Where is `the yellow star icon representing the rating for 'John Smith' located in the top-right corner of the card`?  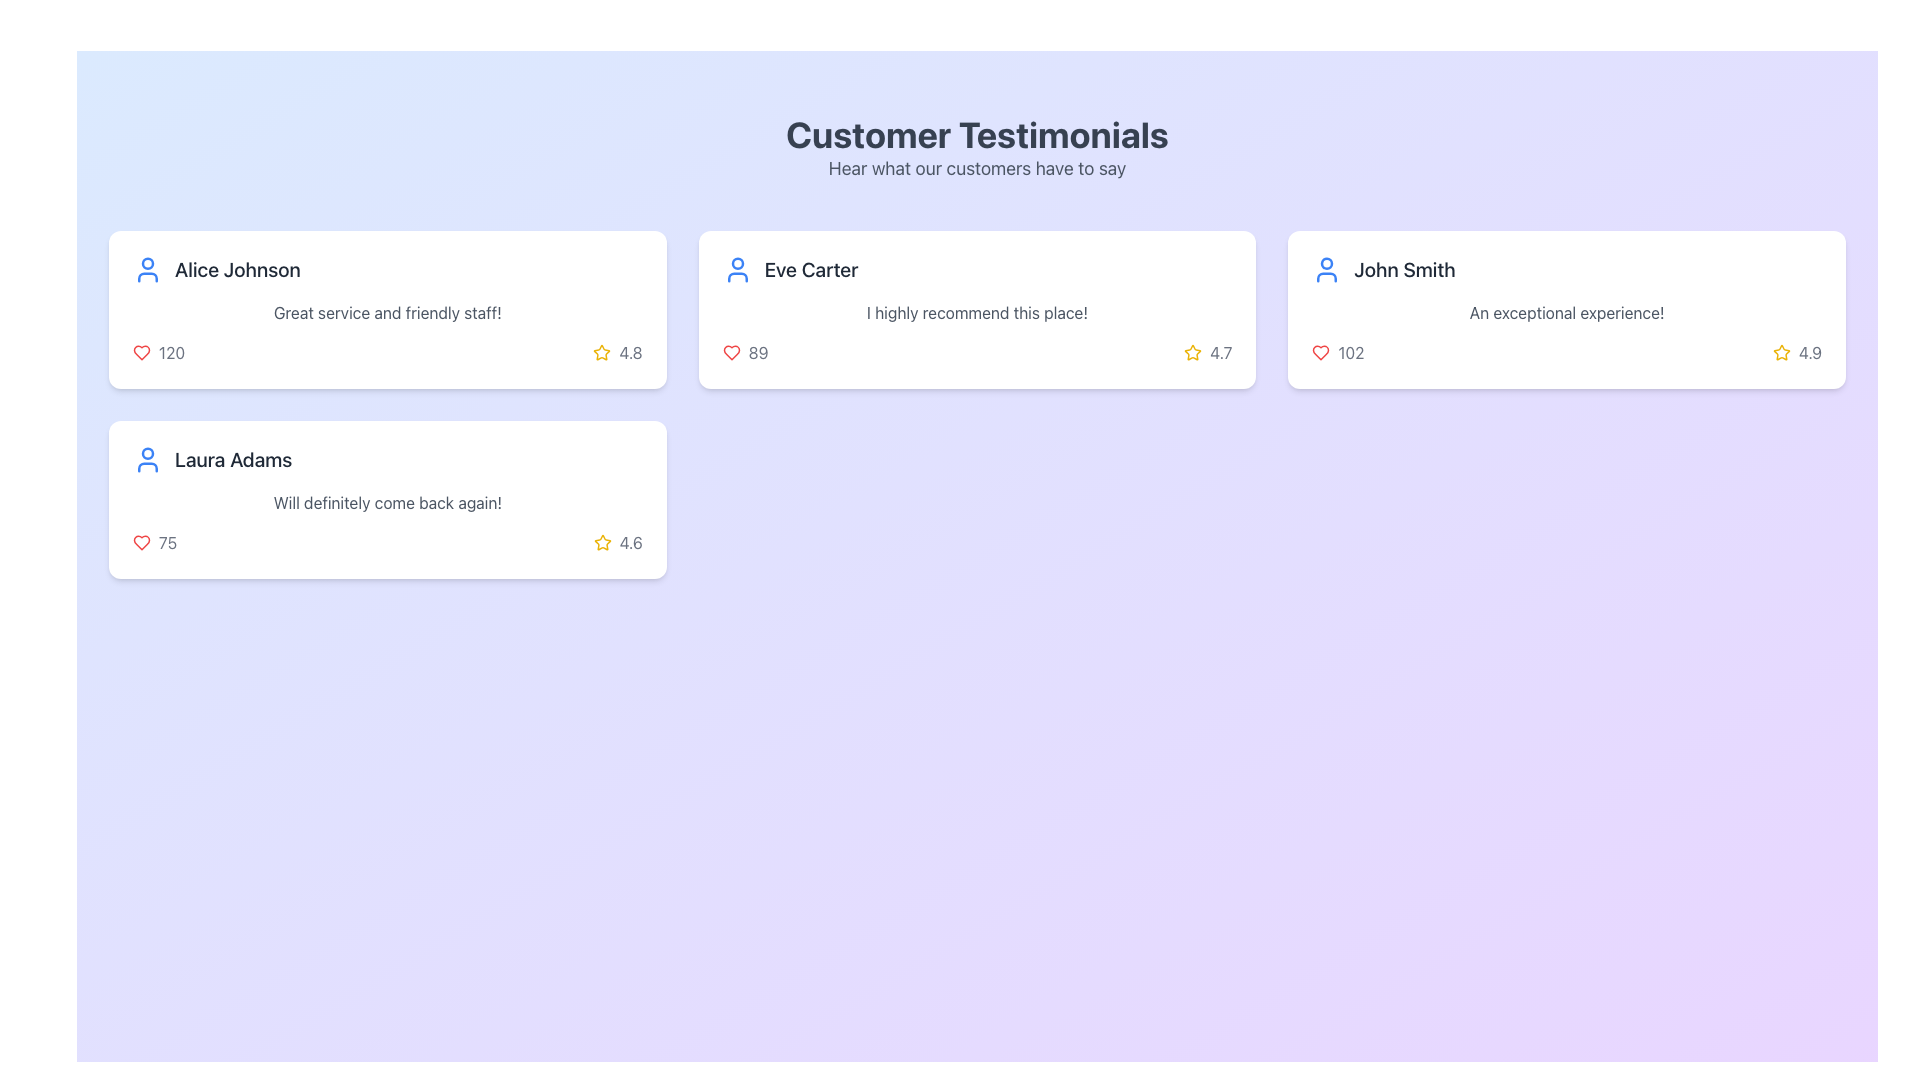
the yellow star icon representing the rating for 'John Smith' located in the top-right corner of the card is located at coordinates (1781, 351).